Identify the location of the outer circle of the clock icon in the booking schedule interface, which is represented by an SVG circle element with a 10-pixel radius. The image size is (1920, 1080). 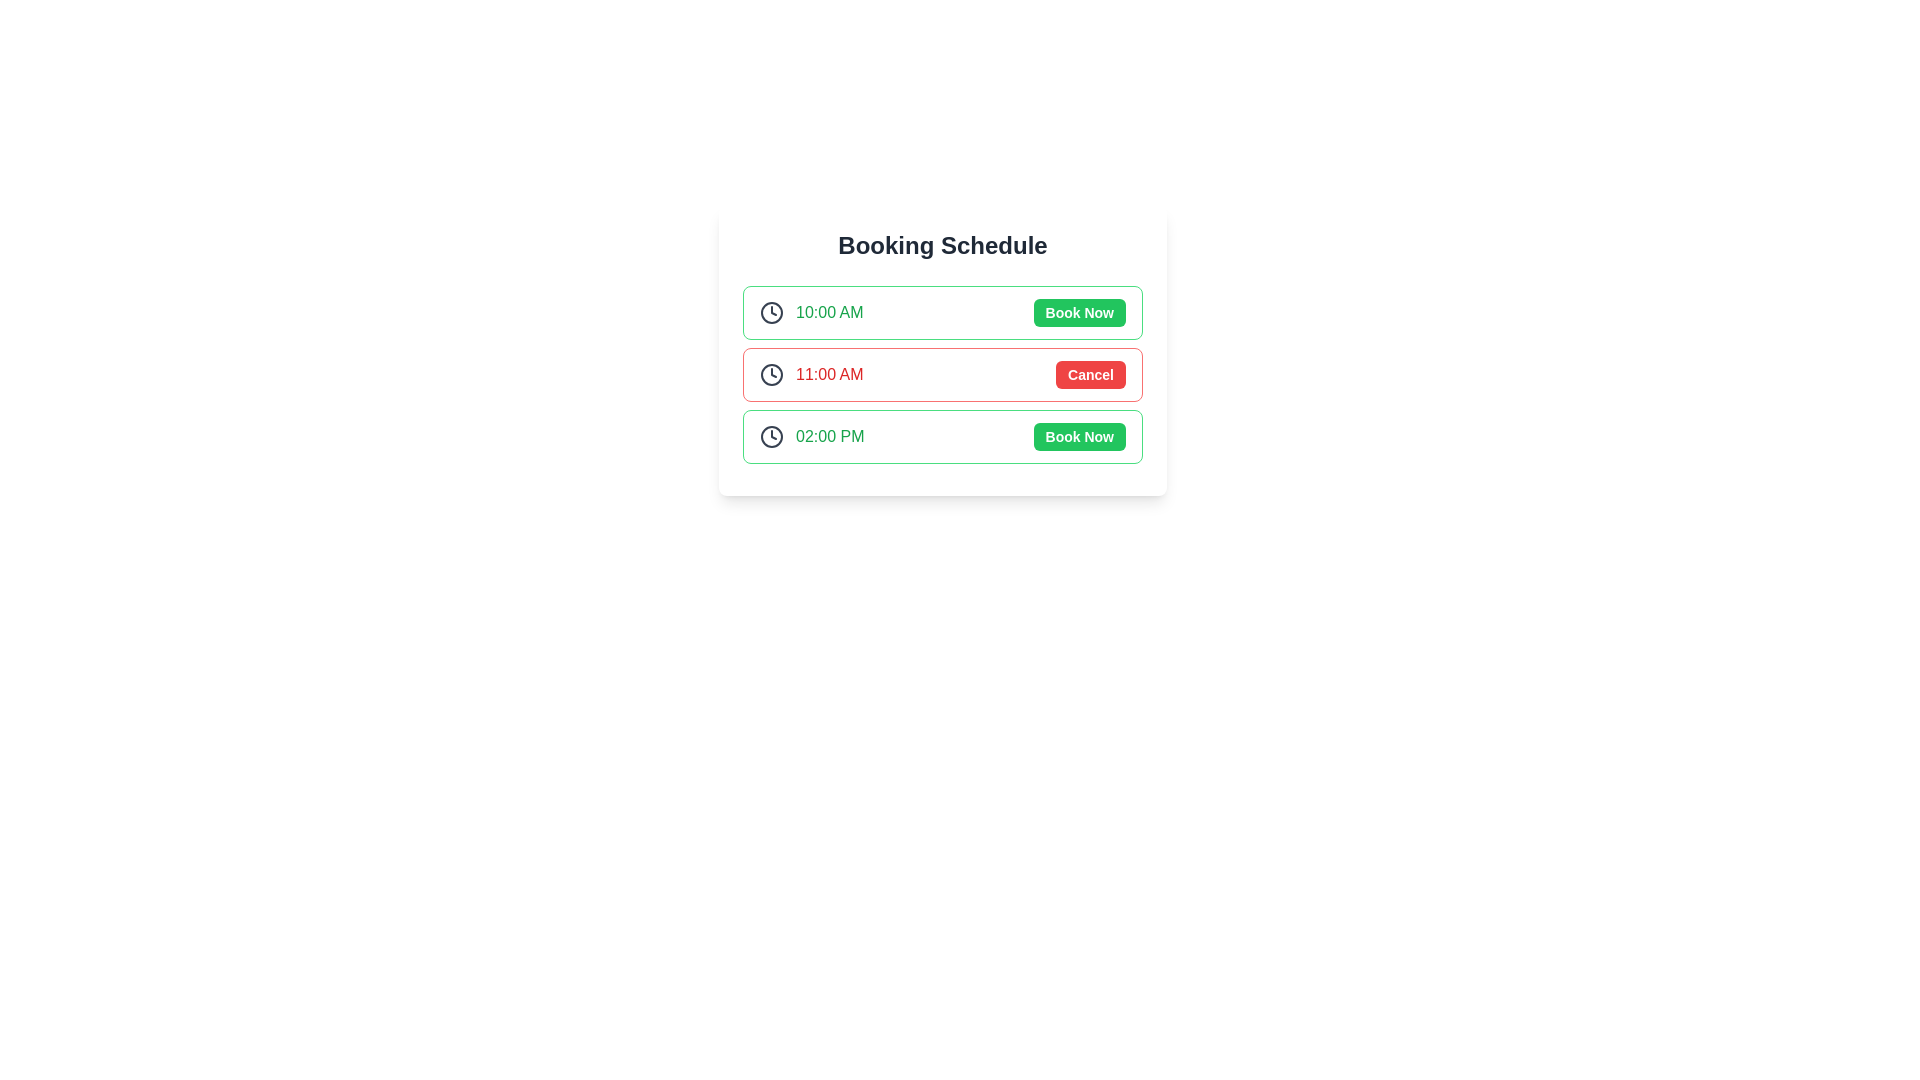
(771, 435).